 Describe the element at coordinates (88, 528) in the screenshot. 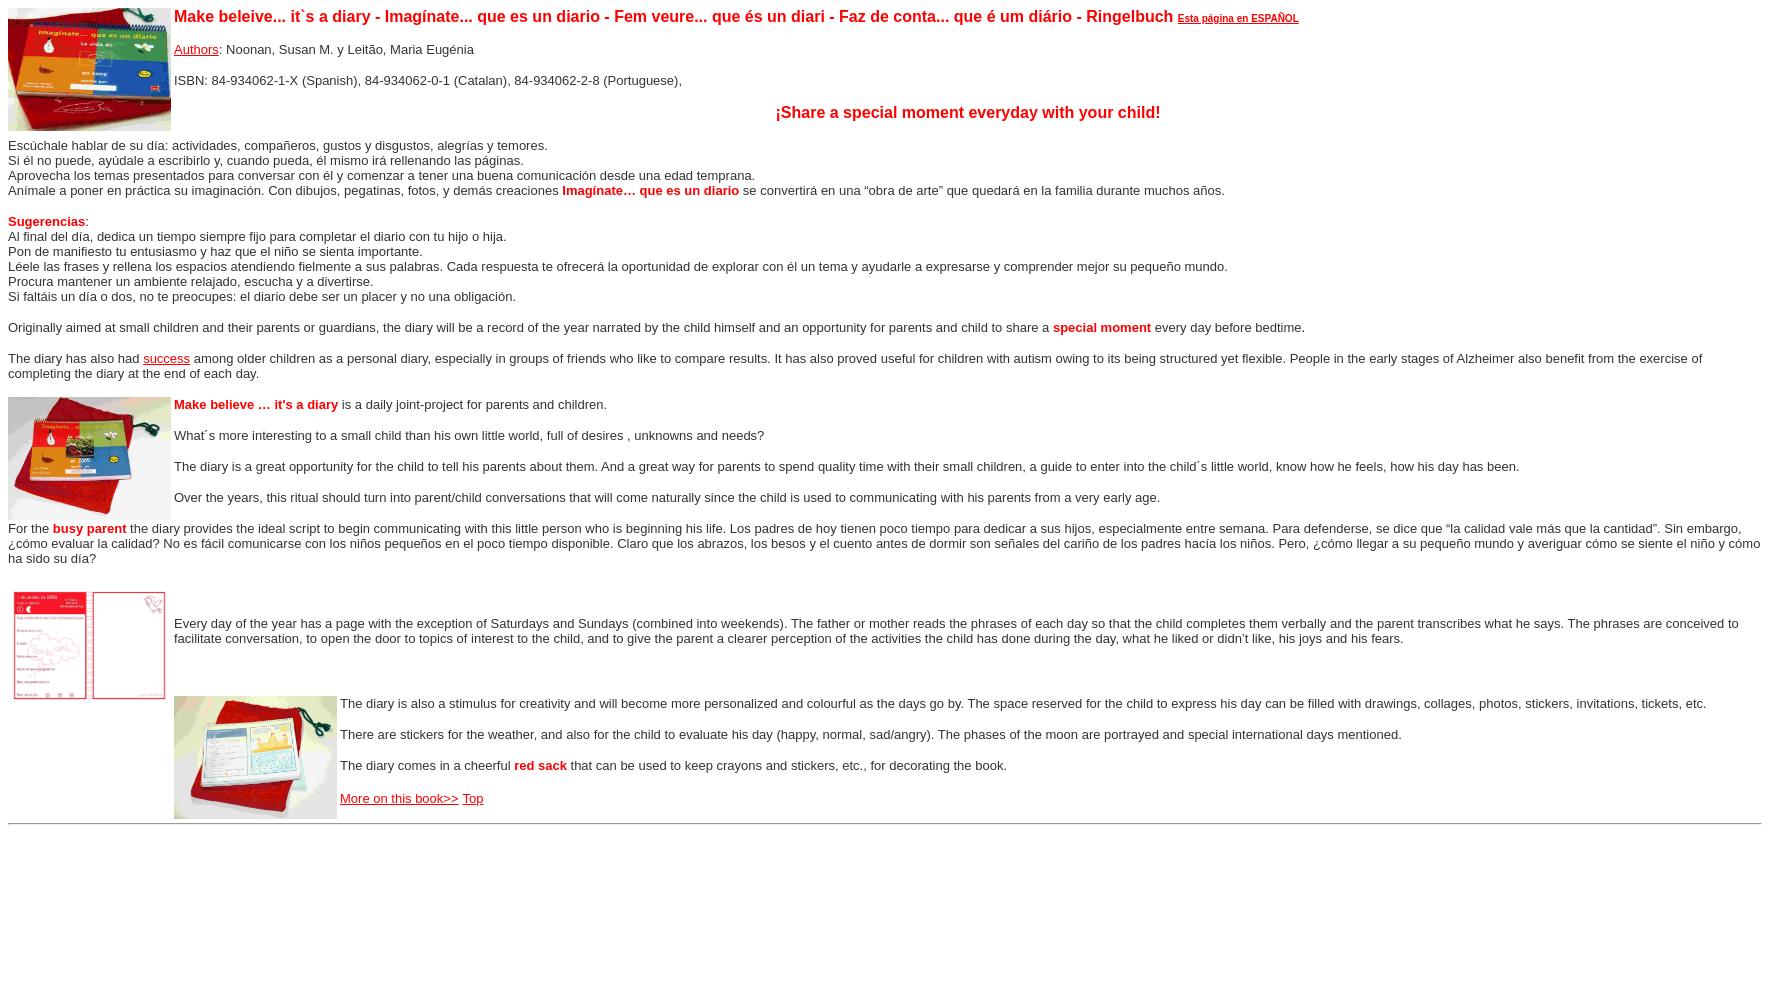

I see `'busy parent'` at that location.